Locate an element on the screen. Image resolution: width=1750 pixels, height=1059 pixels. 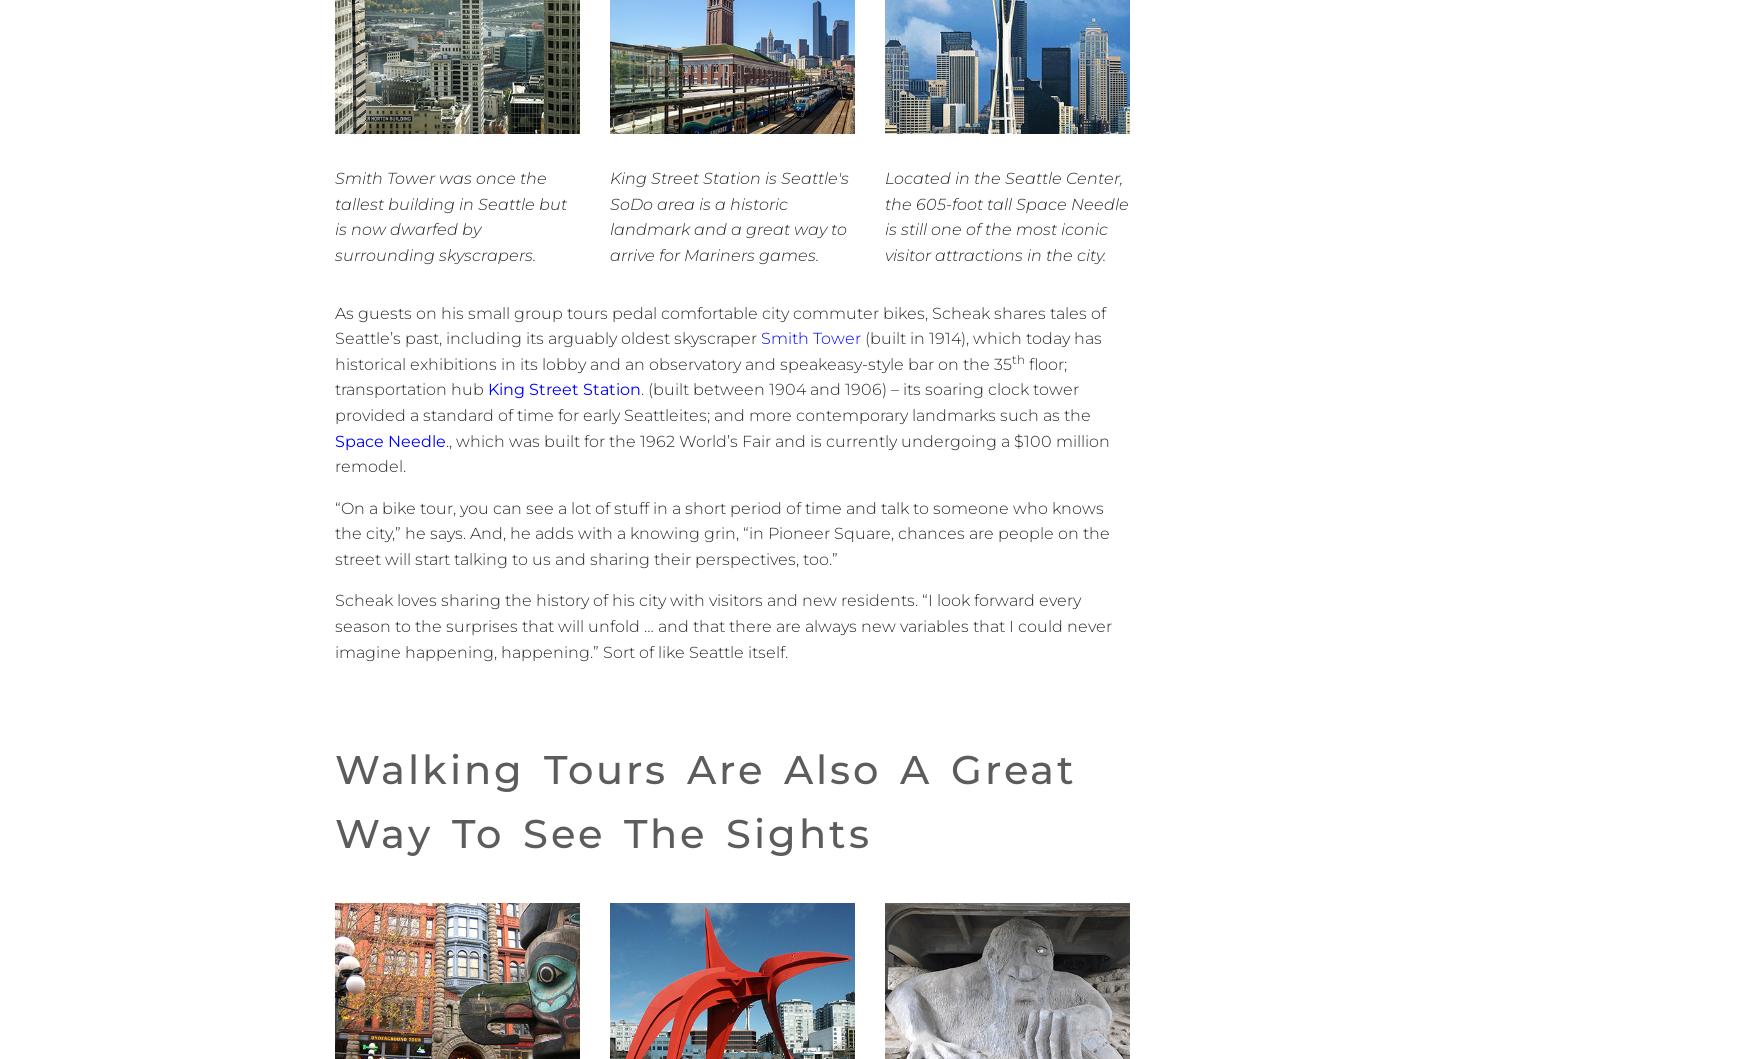
'Space Needle' is located at coordinates (389, 440).